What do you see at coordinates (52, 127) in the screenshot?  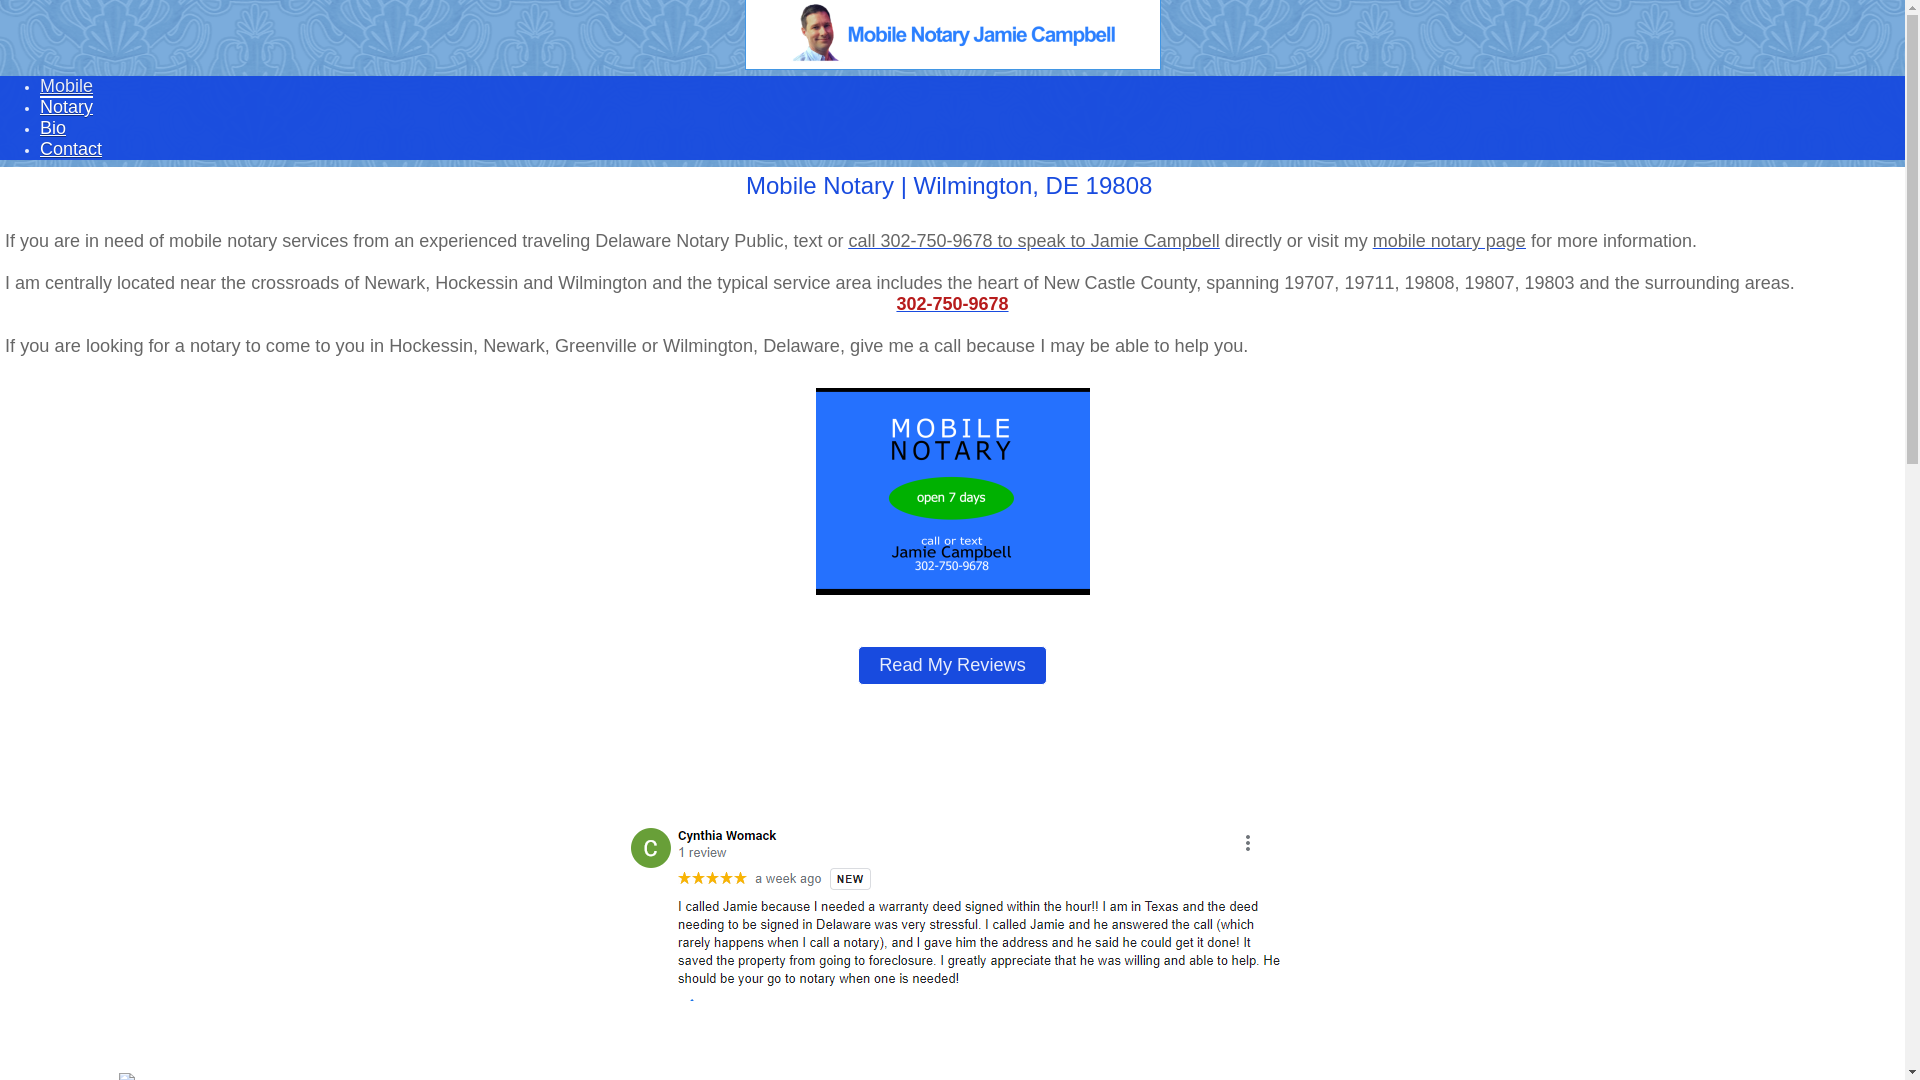 I see `'Bio'` at bounding box center [52, 127].